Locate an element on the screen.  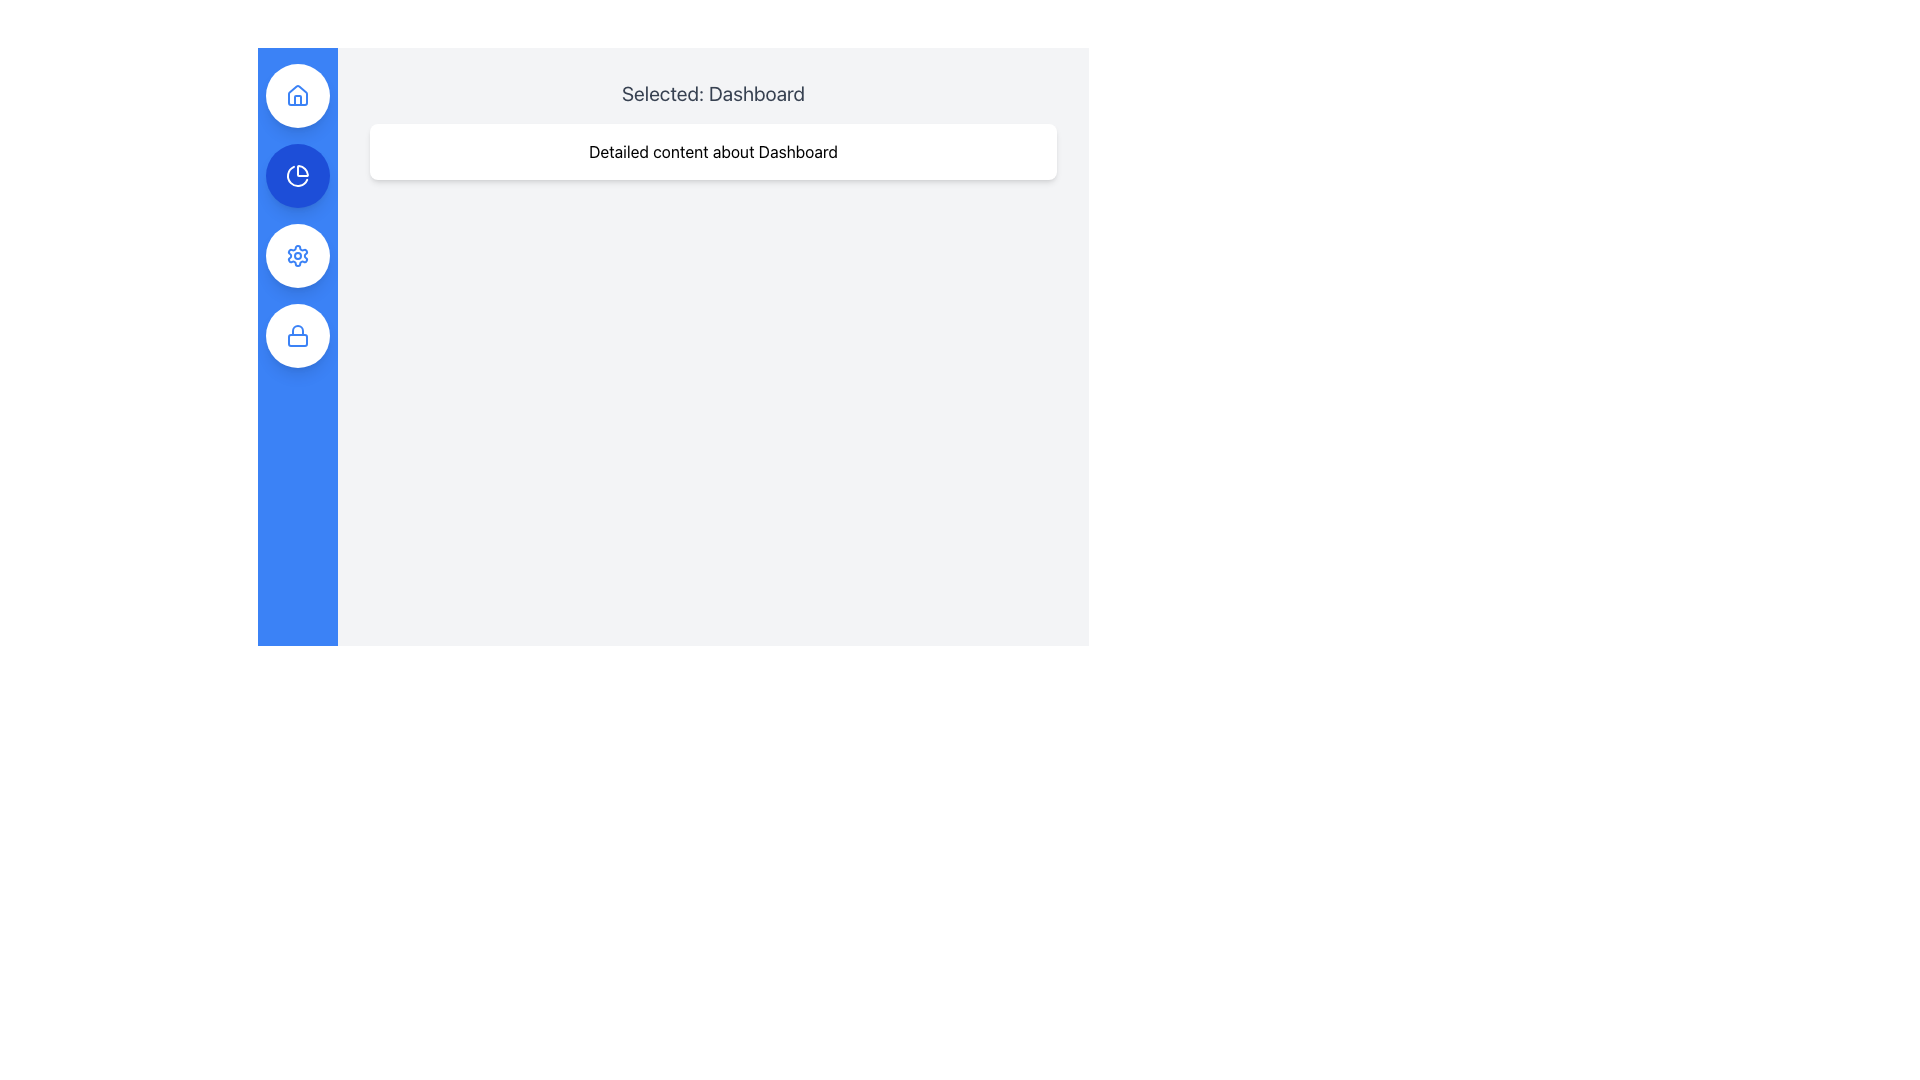
the semi-circular segment of the pie chart icon located in the navigation bar, specifically the second button from the top, which is surrounded by a blue background is located at coordinates (301, 170).